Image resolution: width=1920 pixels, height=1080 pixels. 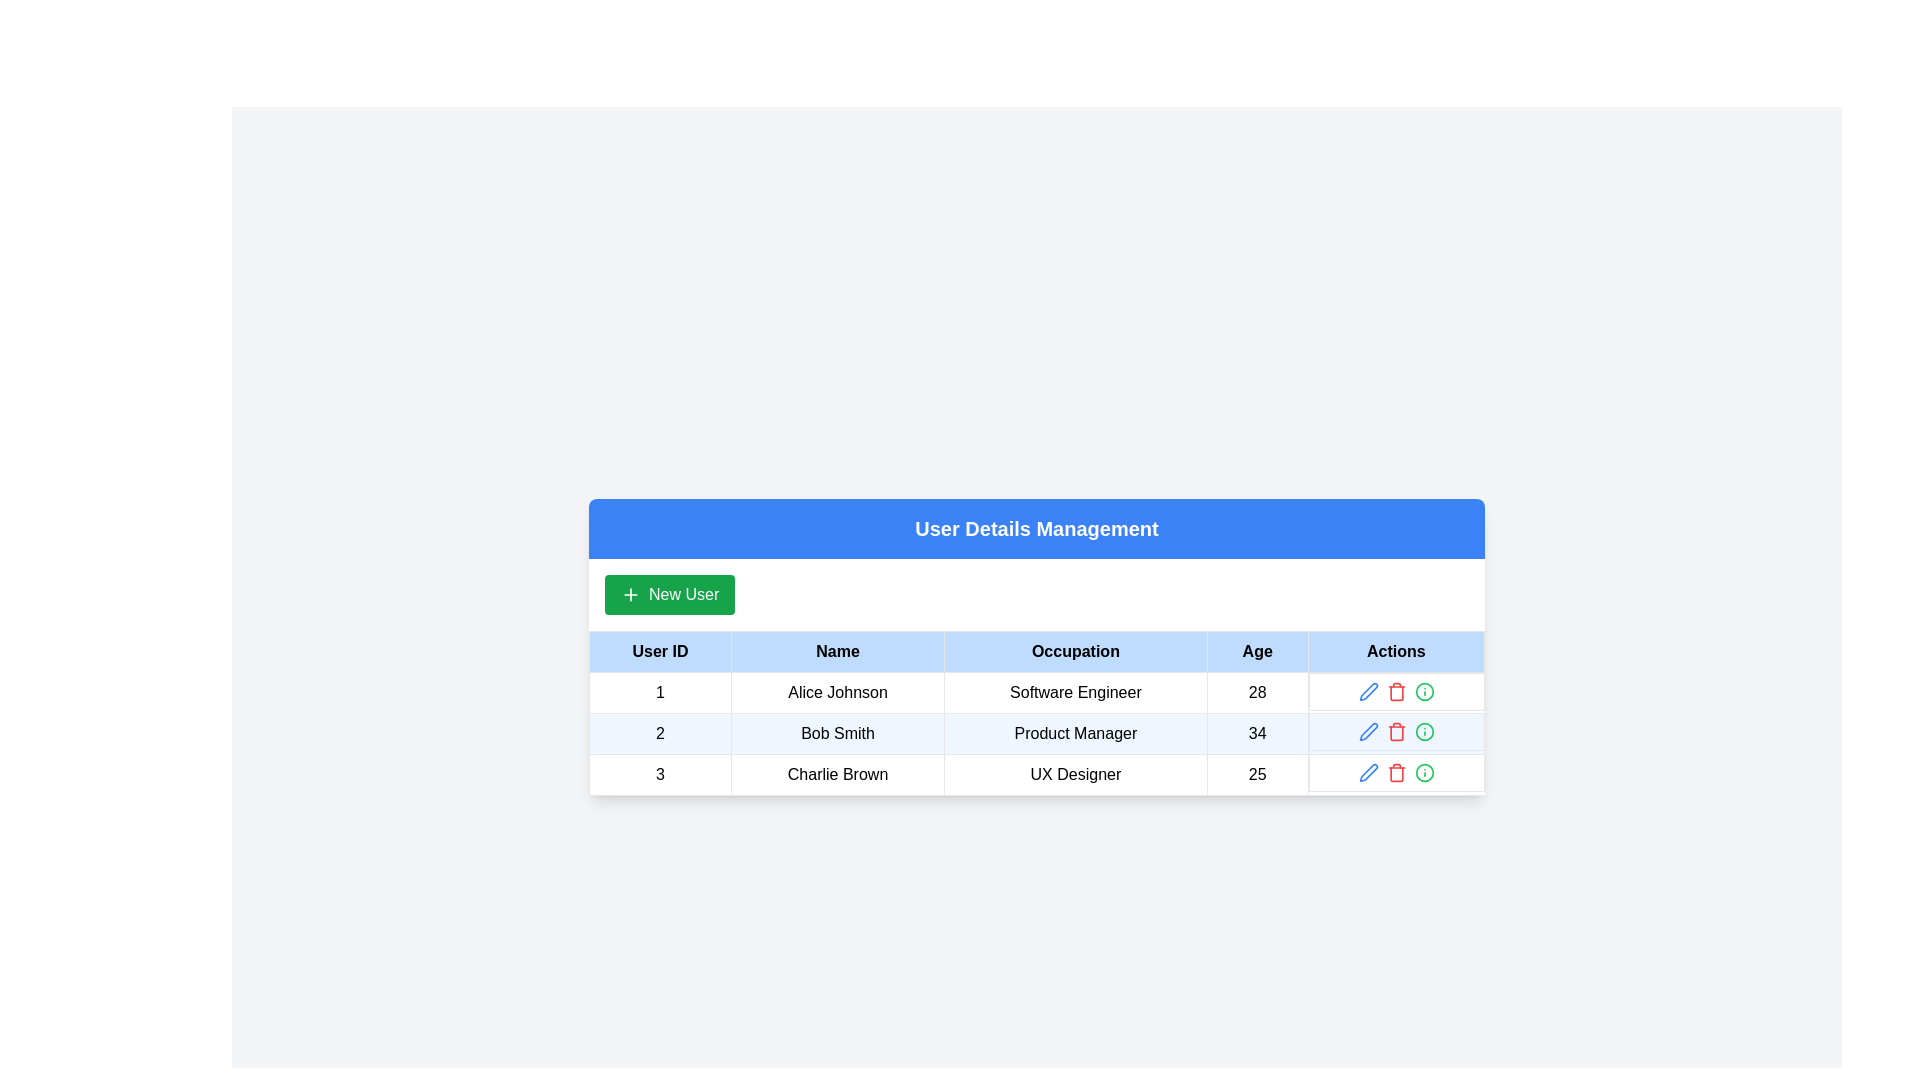 What do you see at coordinates (1074, 733) in the screenshot?
I see `the TextLabel that displays the occupation of 'Bob Smith' in the third column of the data table` at bounding box center [1074, 733].